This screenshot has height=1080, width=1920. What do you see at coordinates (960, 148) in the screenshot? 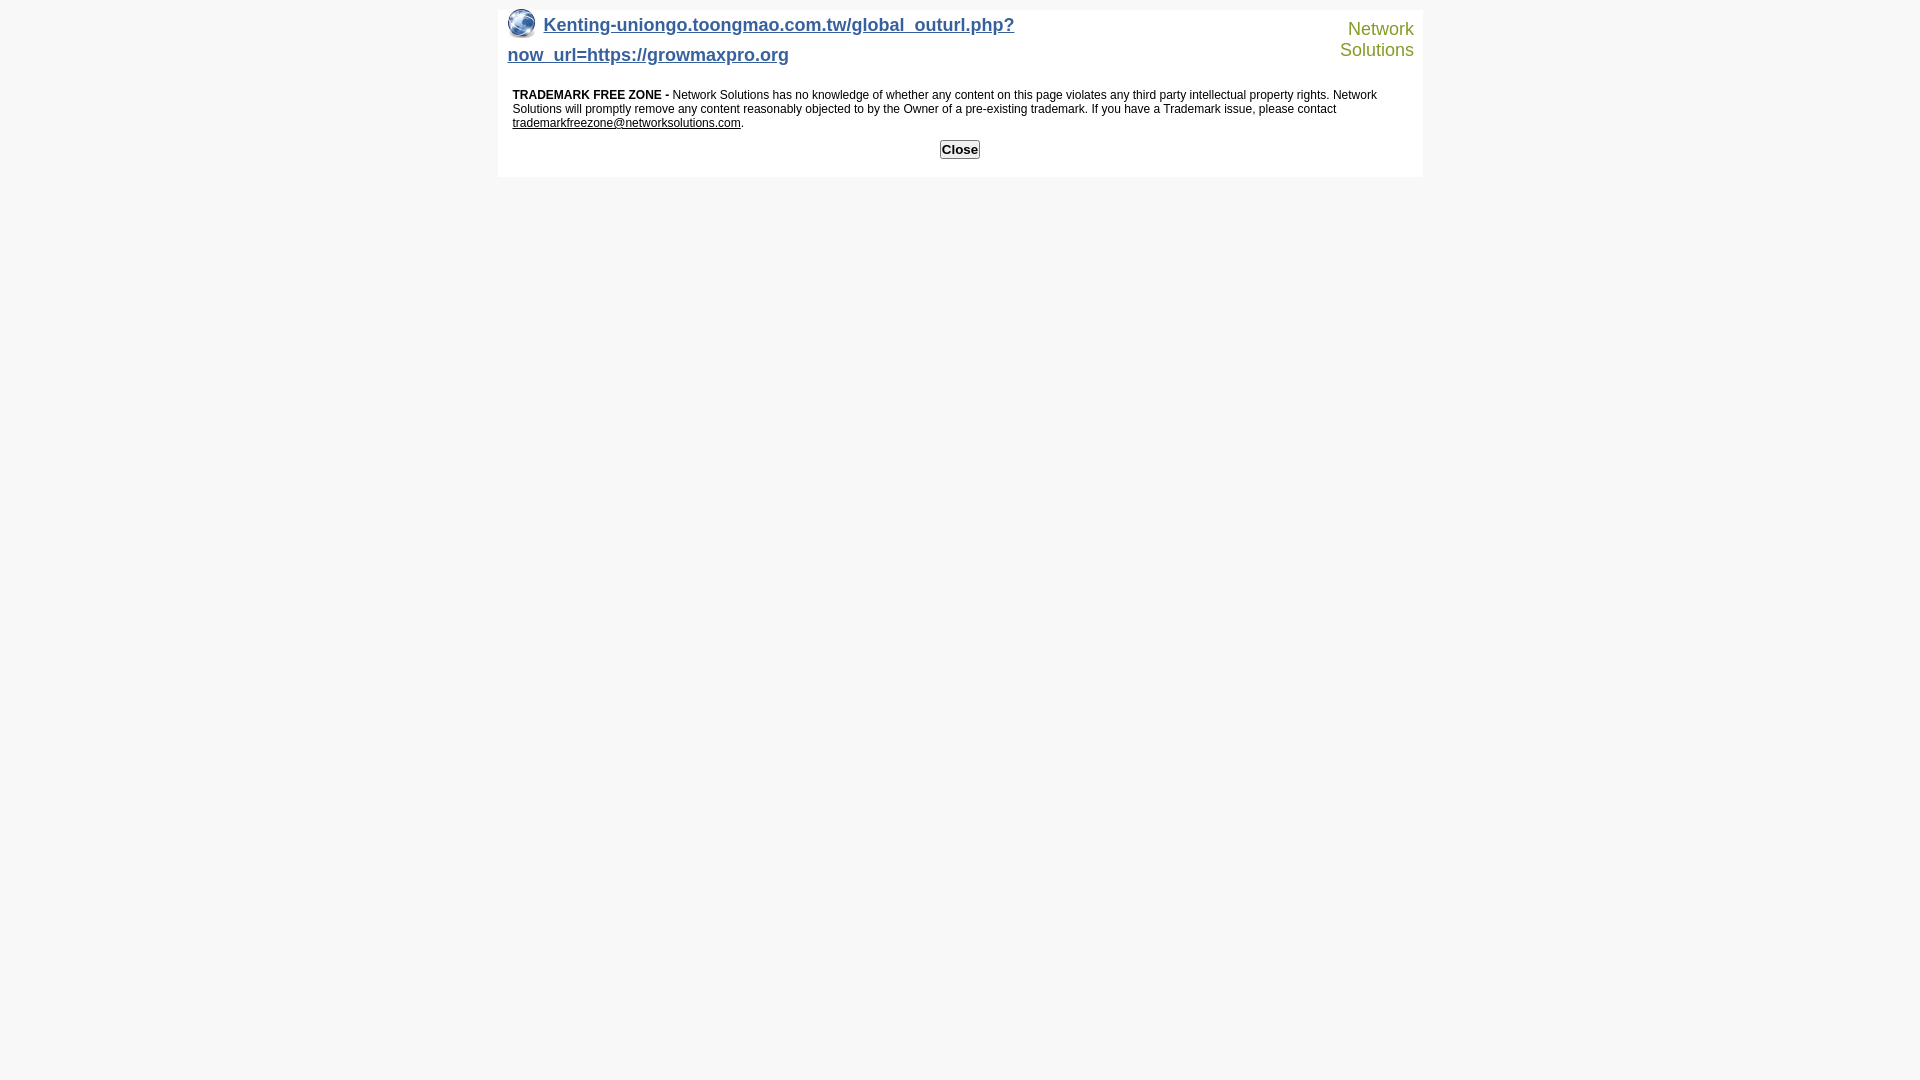
I see `'Close'` at bounding box center [960, 148].